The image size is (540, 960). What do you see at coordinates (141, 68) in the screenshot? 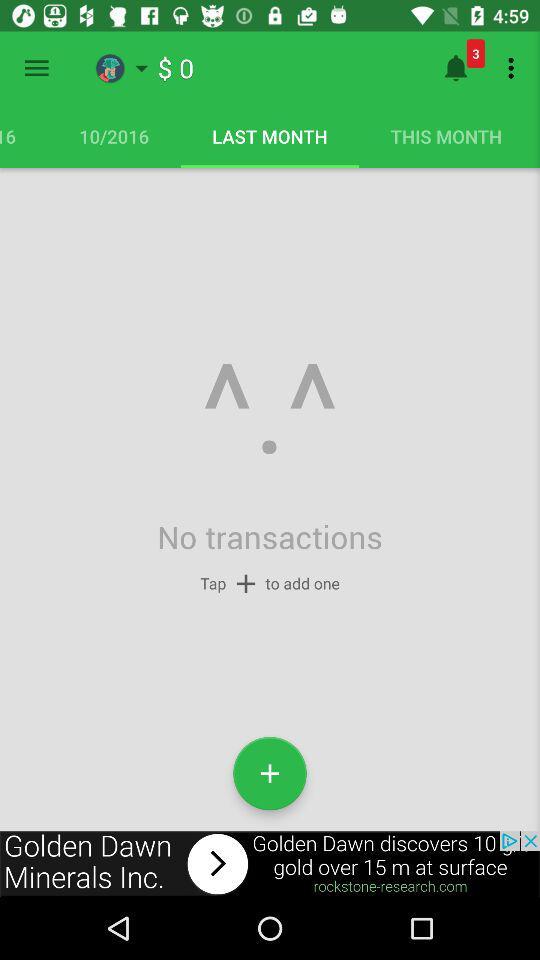
I see `the wishlist option on the top of the page` at bounding box center [141, 68].